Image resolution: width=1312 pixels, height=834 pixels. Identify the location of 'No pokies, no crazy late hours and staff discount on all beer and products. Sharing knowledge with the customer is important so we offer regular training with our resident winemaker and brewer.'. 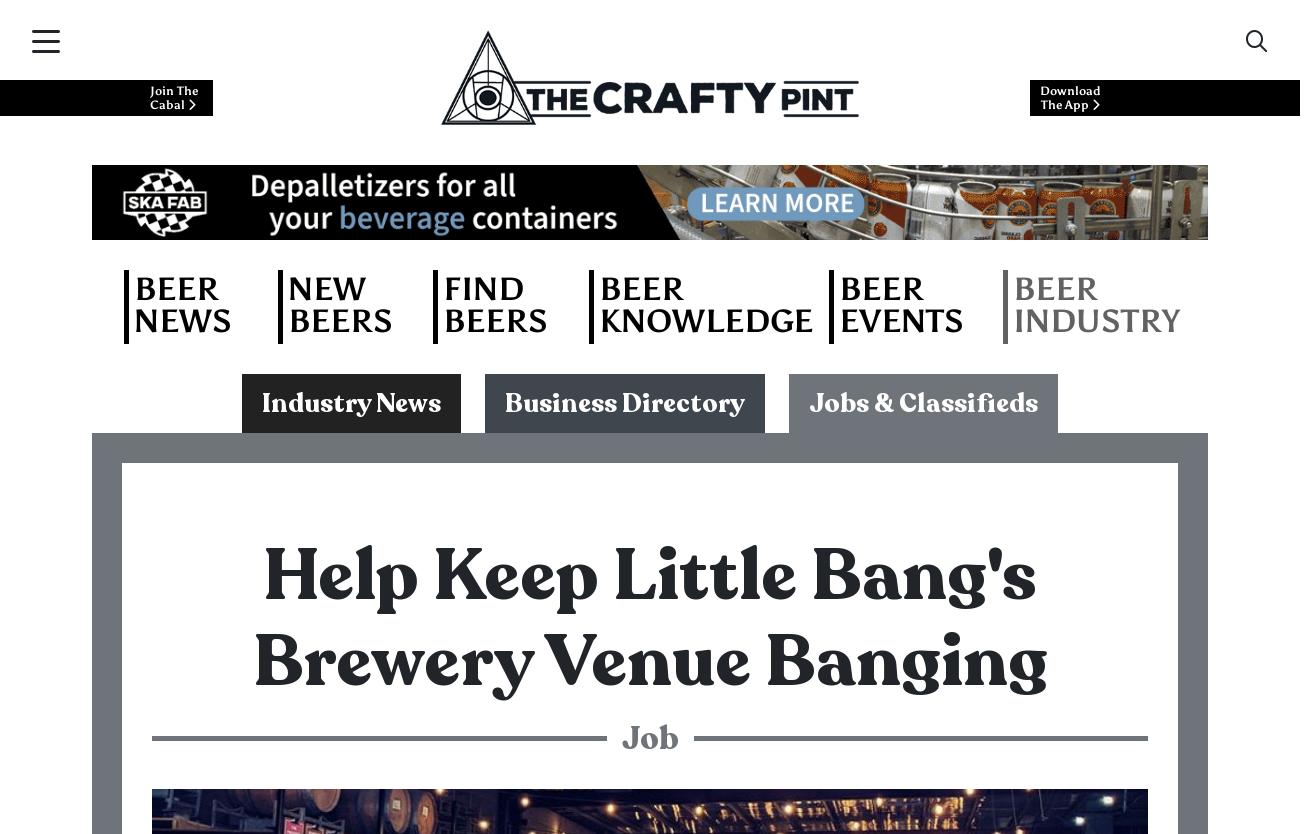
(640, 733).